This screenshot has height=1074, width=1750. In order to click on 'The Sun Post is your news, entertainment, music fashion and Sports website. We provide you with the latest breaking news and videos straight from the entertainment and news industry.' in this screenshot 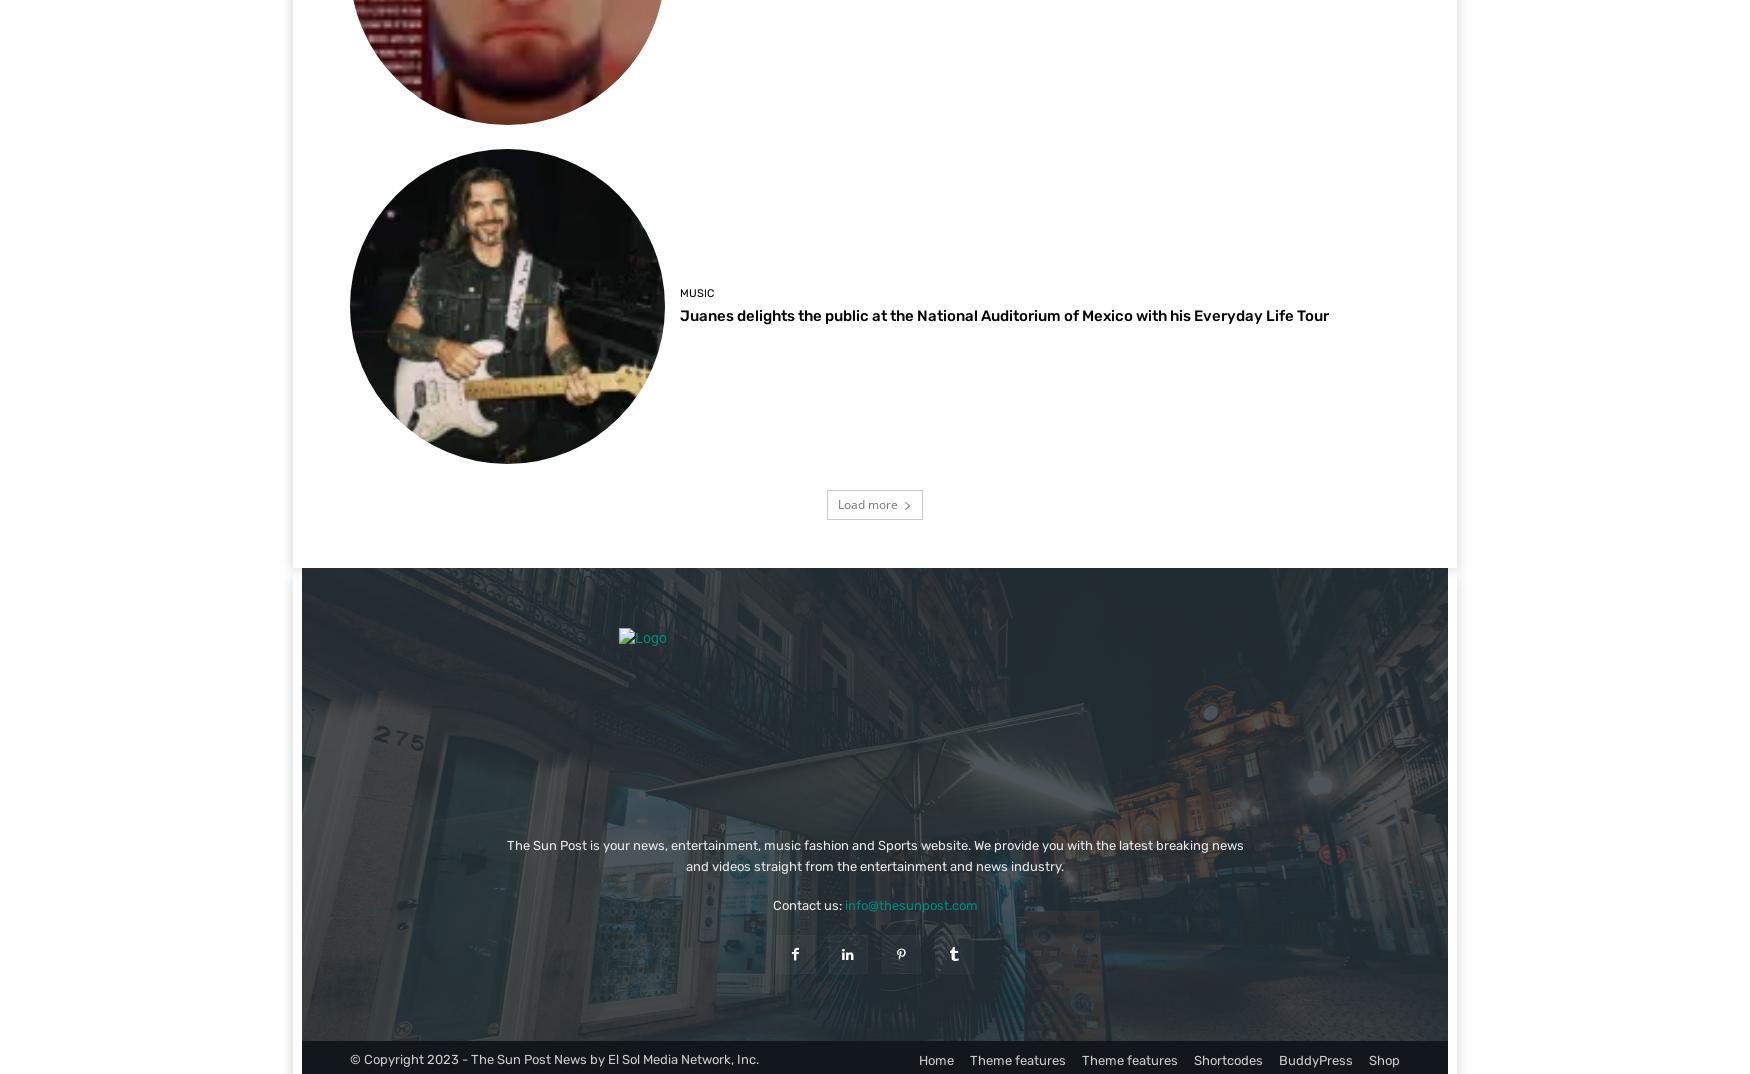, I will do `click(504, 855)`.